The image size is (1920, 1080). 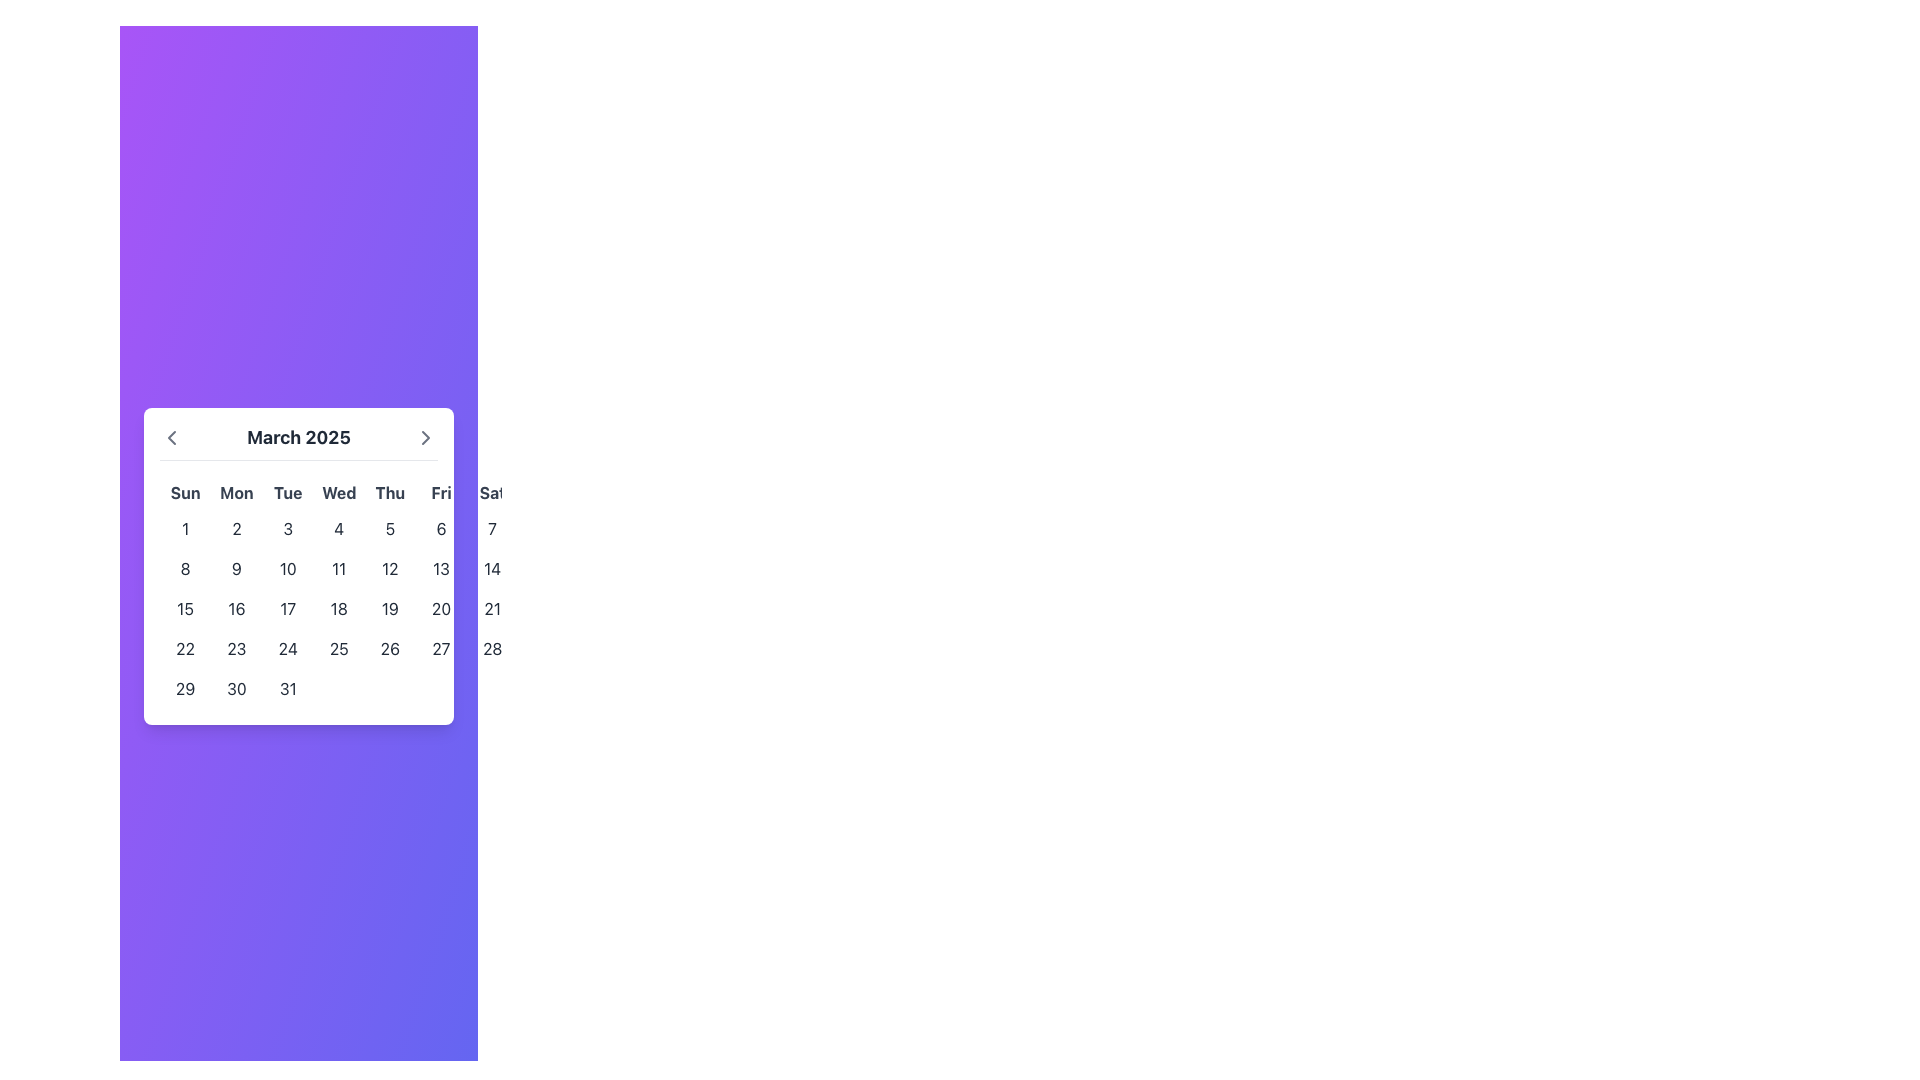 I want to click on the text element representing the number '4', so click(x=339, y=527).